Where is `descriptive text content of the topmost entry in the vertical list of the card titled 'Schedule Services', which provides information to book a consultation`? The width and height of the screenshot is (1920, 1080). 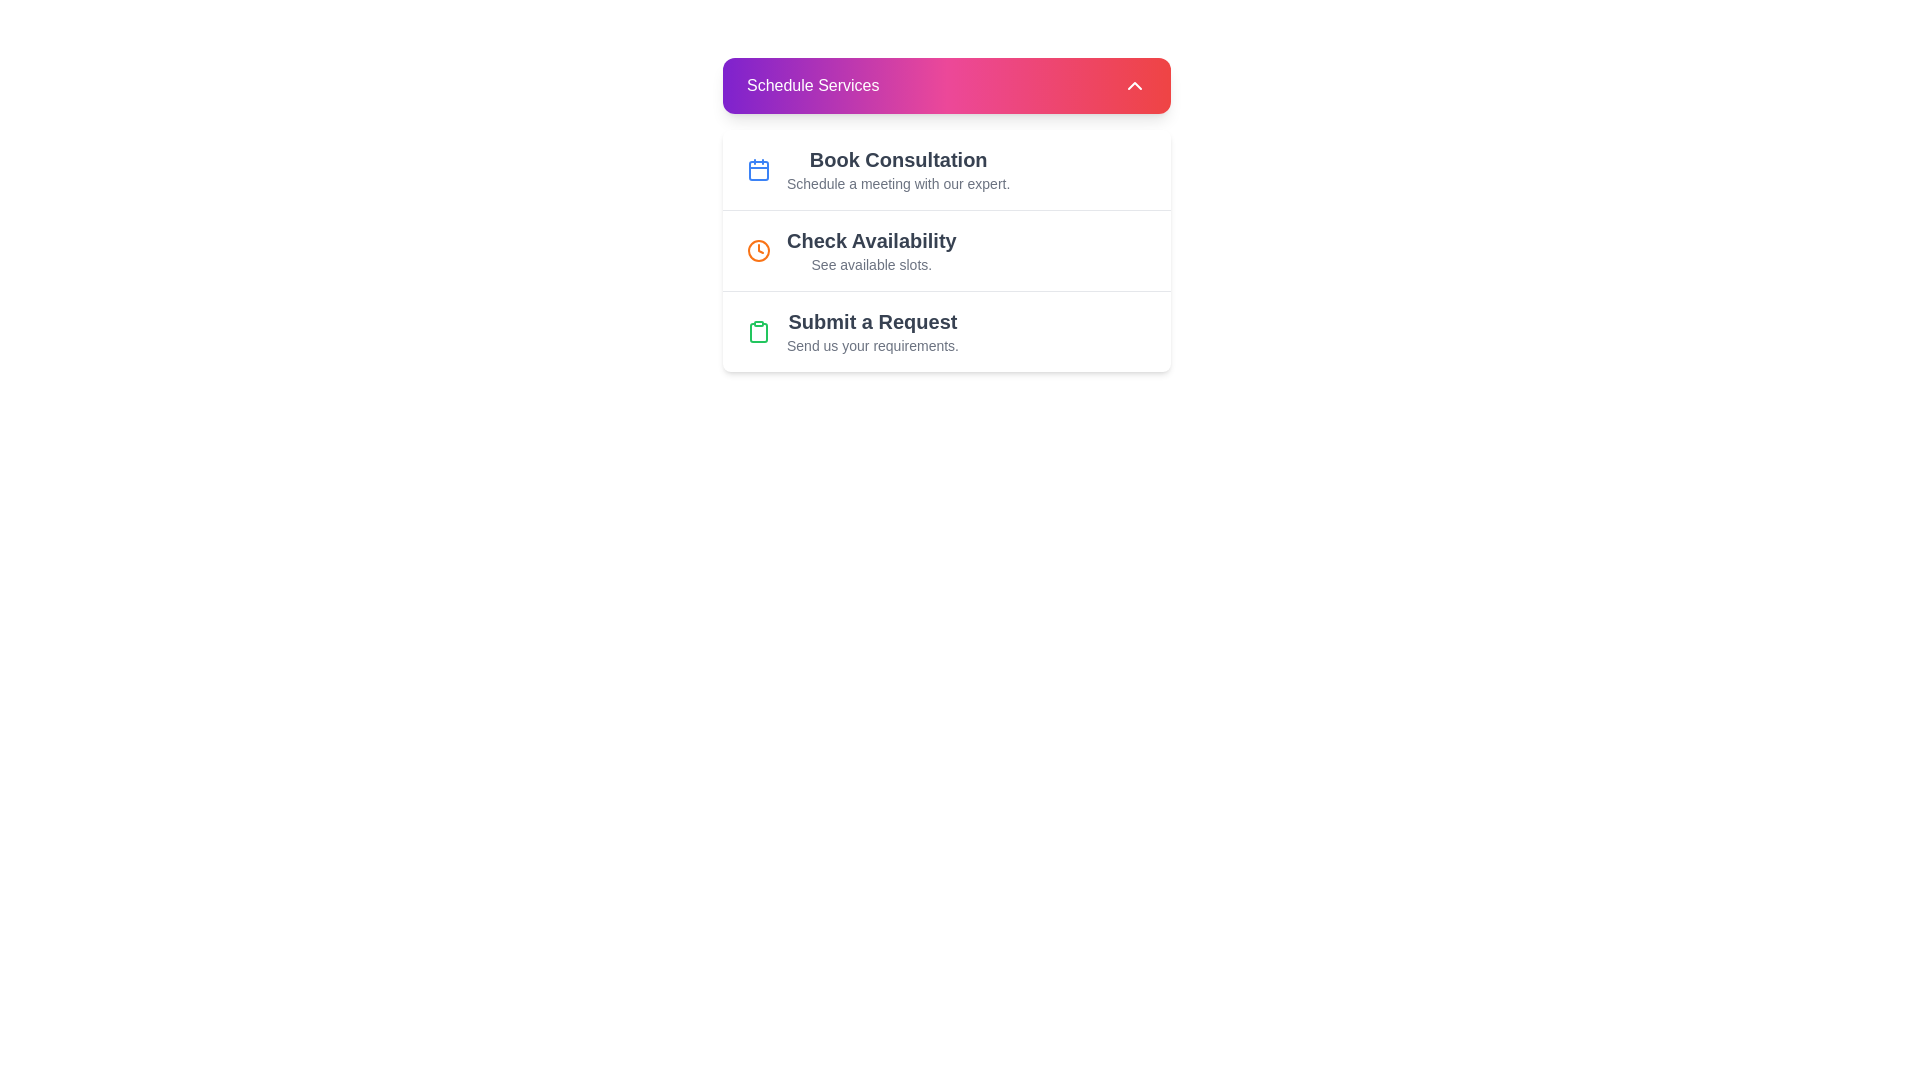
descriptive text content of the topmost entry in the vertical list of the card titled 'Schedule Services', which provides information to book a consultation is located at coordinates (897, 168).